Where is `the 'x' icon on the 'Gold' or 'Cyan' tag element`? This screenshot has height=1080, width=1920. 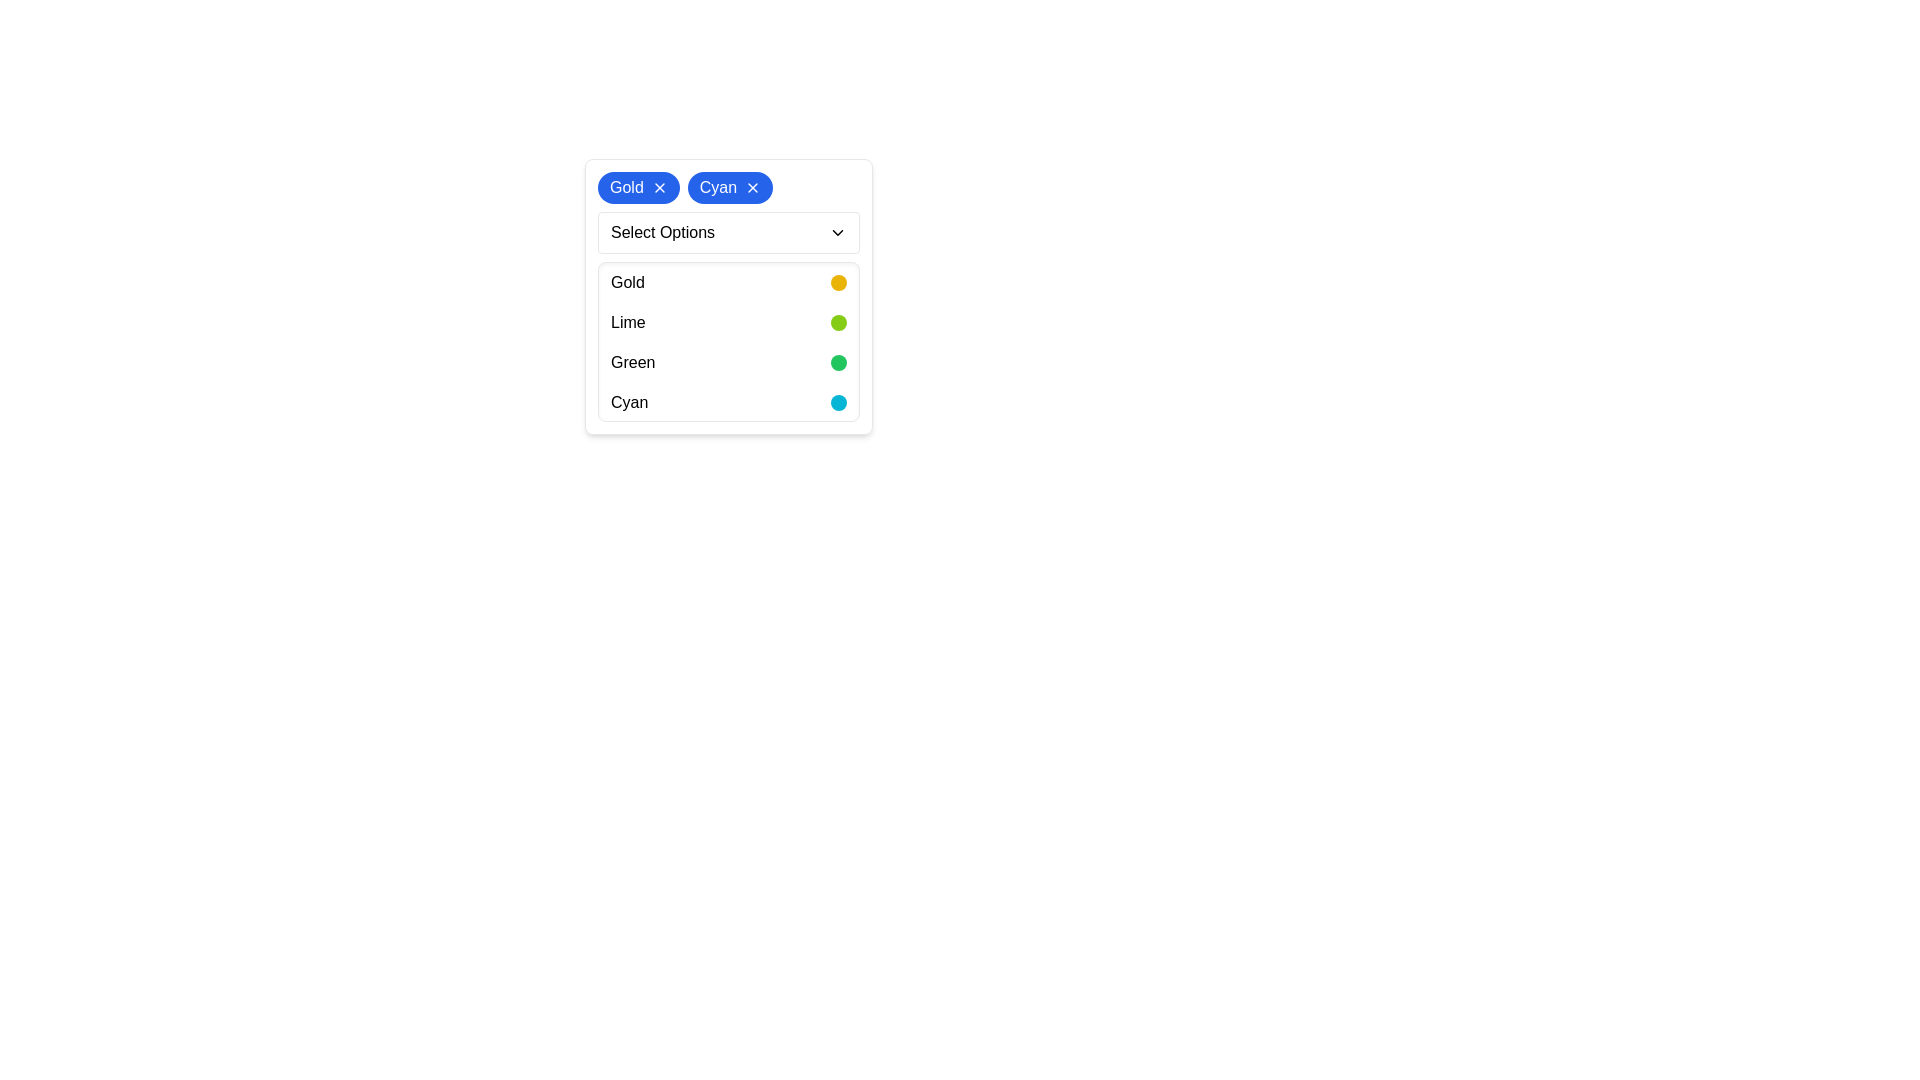 the 'x' icon on the 'Gold' or 'Cyan' tag element is located at coordinates (728, 188).